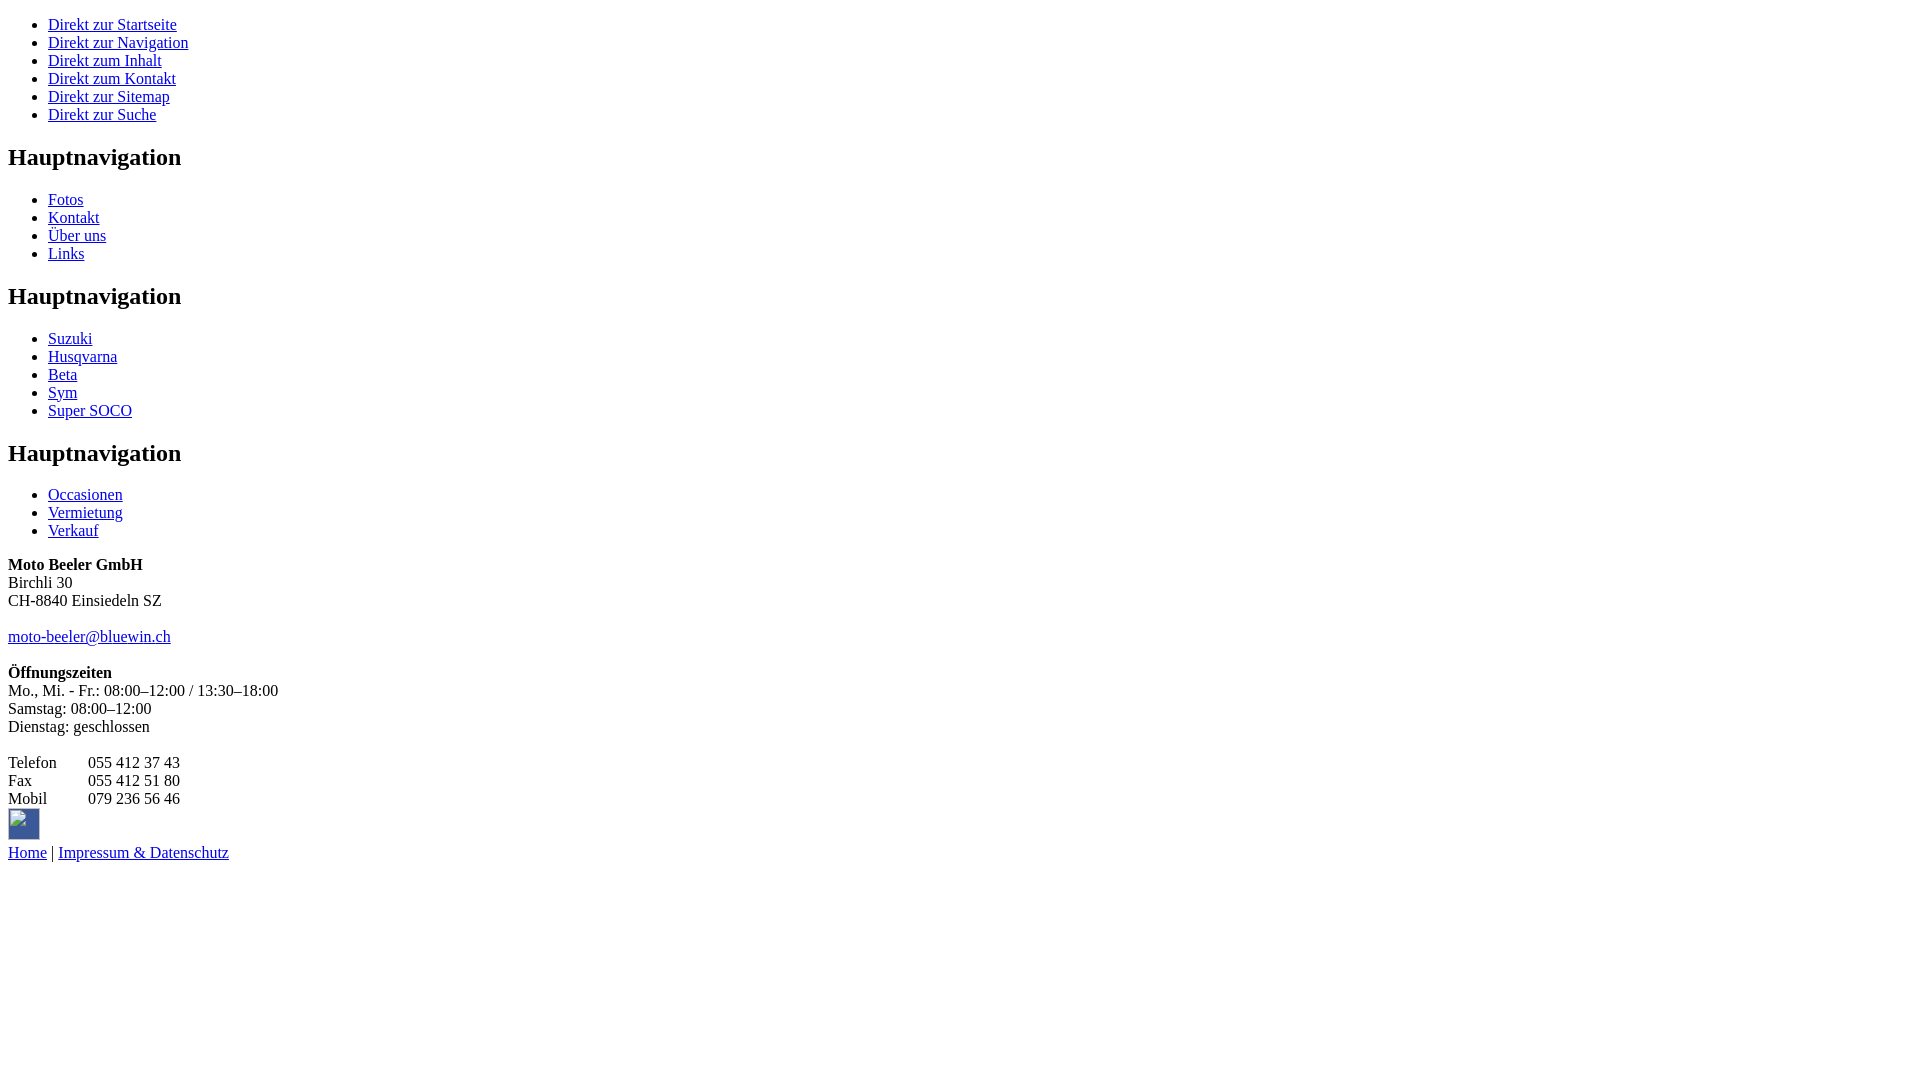 This screenshot has height=1080, width=1920. I want to click on 'Impressum & Datenschutz', so click(142, 852).